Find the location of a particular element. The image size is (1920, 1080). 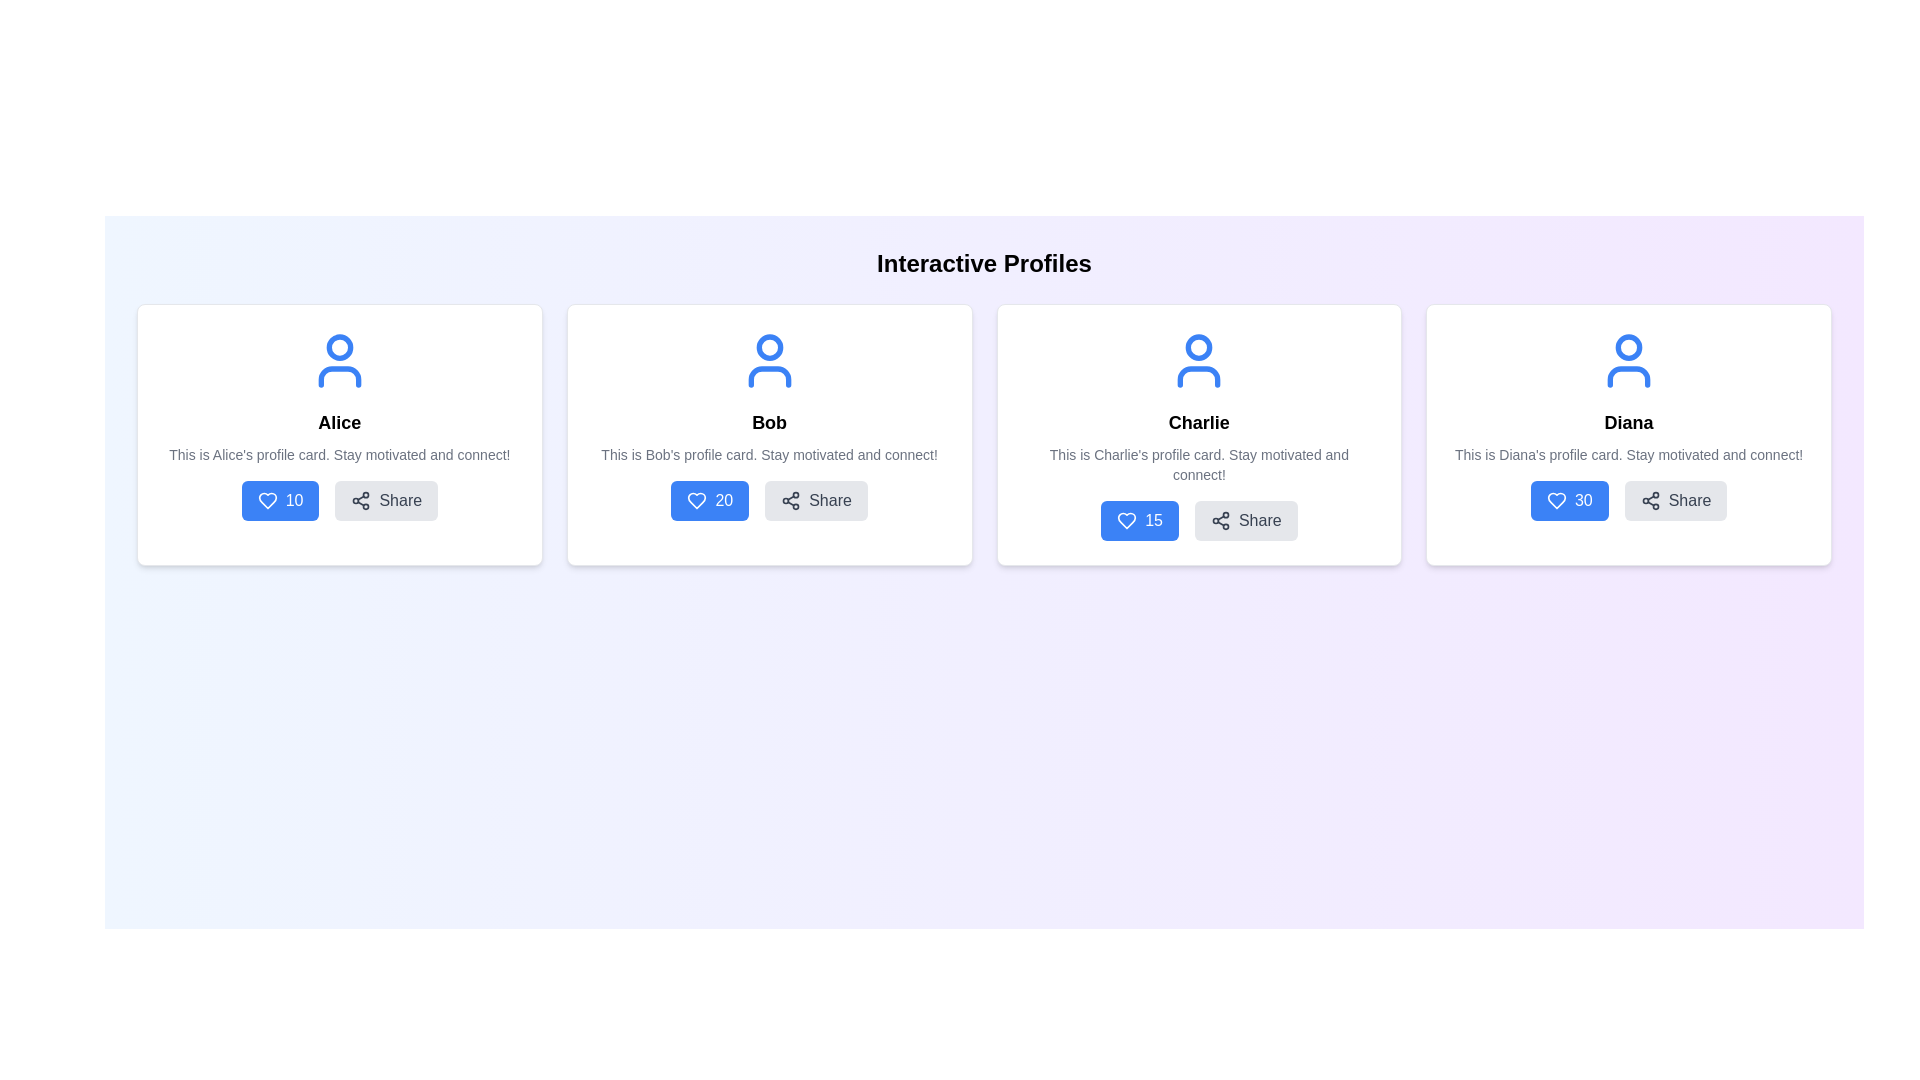

the 'Share' button, which is a rectangular button with a share icon and 'Share' text, located in the lower section of Alice's profile card is located at coordinates (386, 500).